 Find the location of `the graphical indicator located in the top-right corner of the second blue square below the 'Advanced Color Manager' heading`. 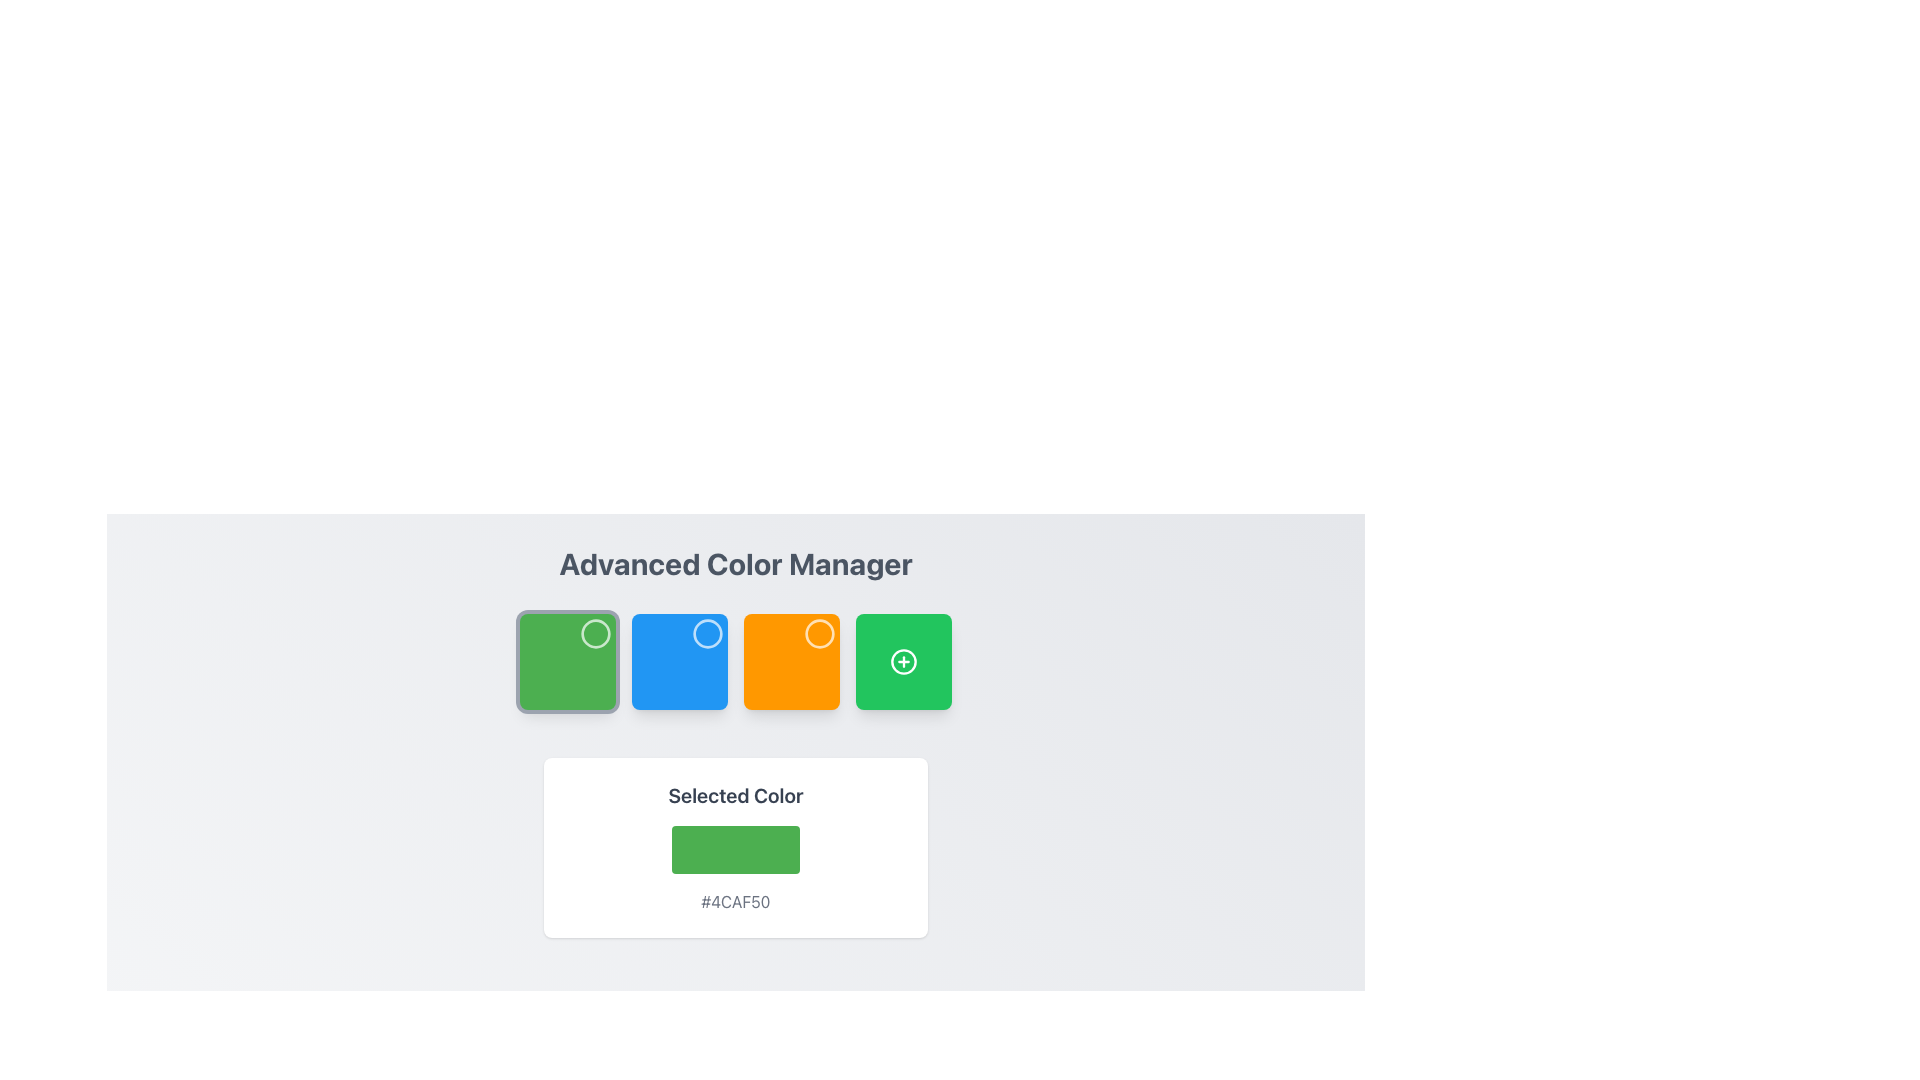

the graphical indicator located in the top-right corner of the second blue square below the 'Advanced Color Manager' heading is located at coordinates (708, 633).